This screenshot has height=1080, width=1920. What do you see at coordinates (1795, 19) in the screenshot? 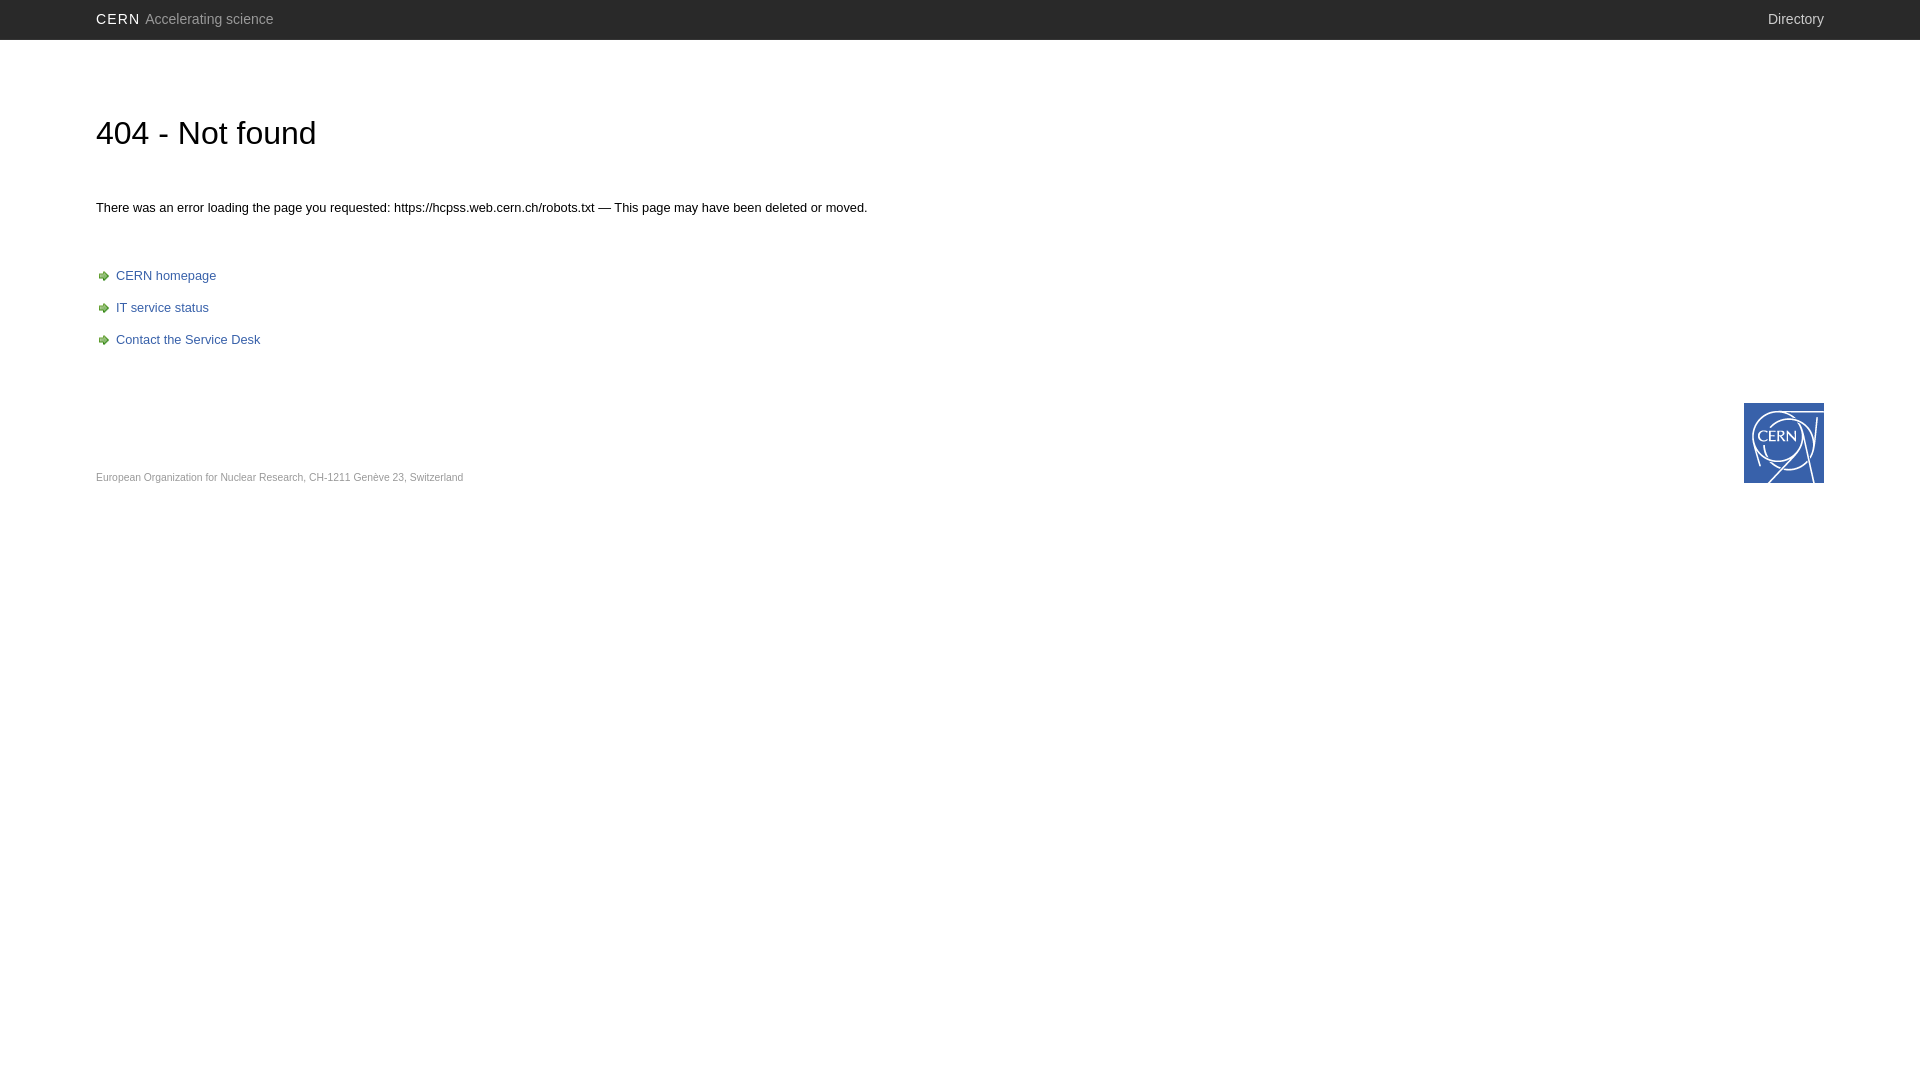
I see `'Directory'` at bounding box center [1795, 19].